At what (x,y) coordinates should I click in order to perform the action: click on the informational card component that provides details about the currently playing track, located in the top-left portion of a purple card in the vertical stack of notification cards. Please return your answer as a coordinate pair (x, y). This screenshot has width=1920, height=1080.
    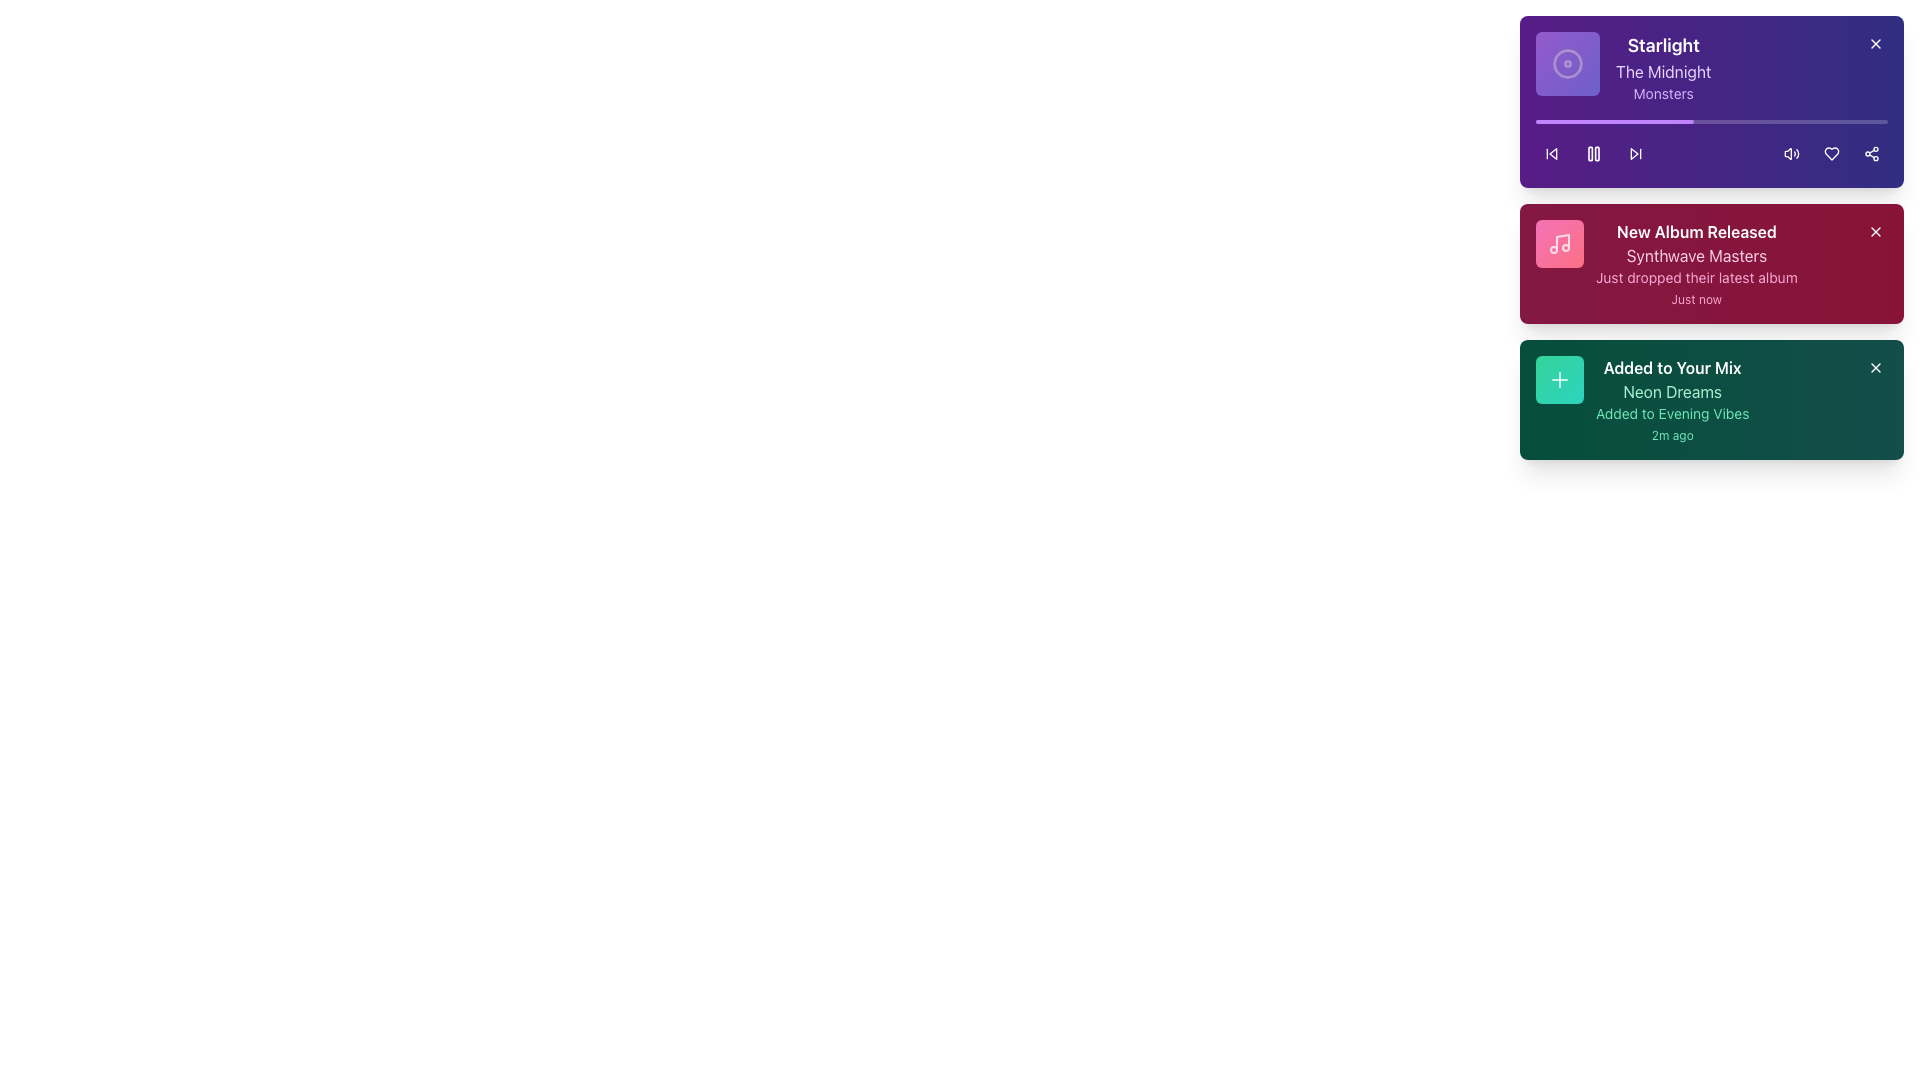
    Looking at the image, I should click on (1623, 67).